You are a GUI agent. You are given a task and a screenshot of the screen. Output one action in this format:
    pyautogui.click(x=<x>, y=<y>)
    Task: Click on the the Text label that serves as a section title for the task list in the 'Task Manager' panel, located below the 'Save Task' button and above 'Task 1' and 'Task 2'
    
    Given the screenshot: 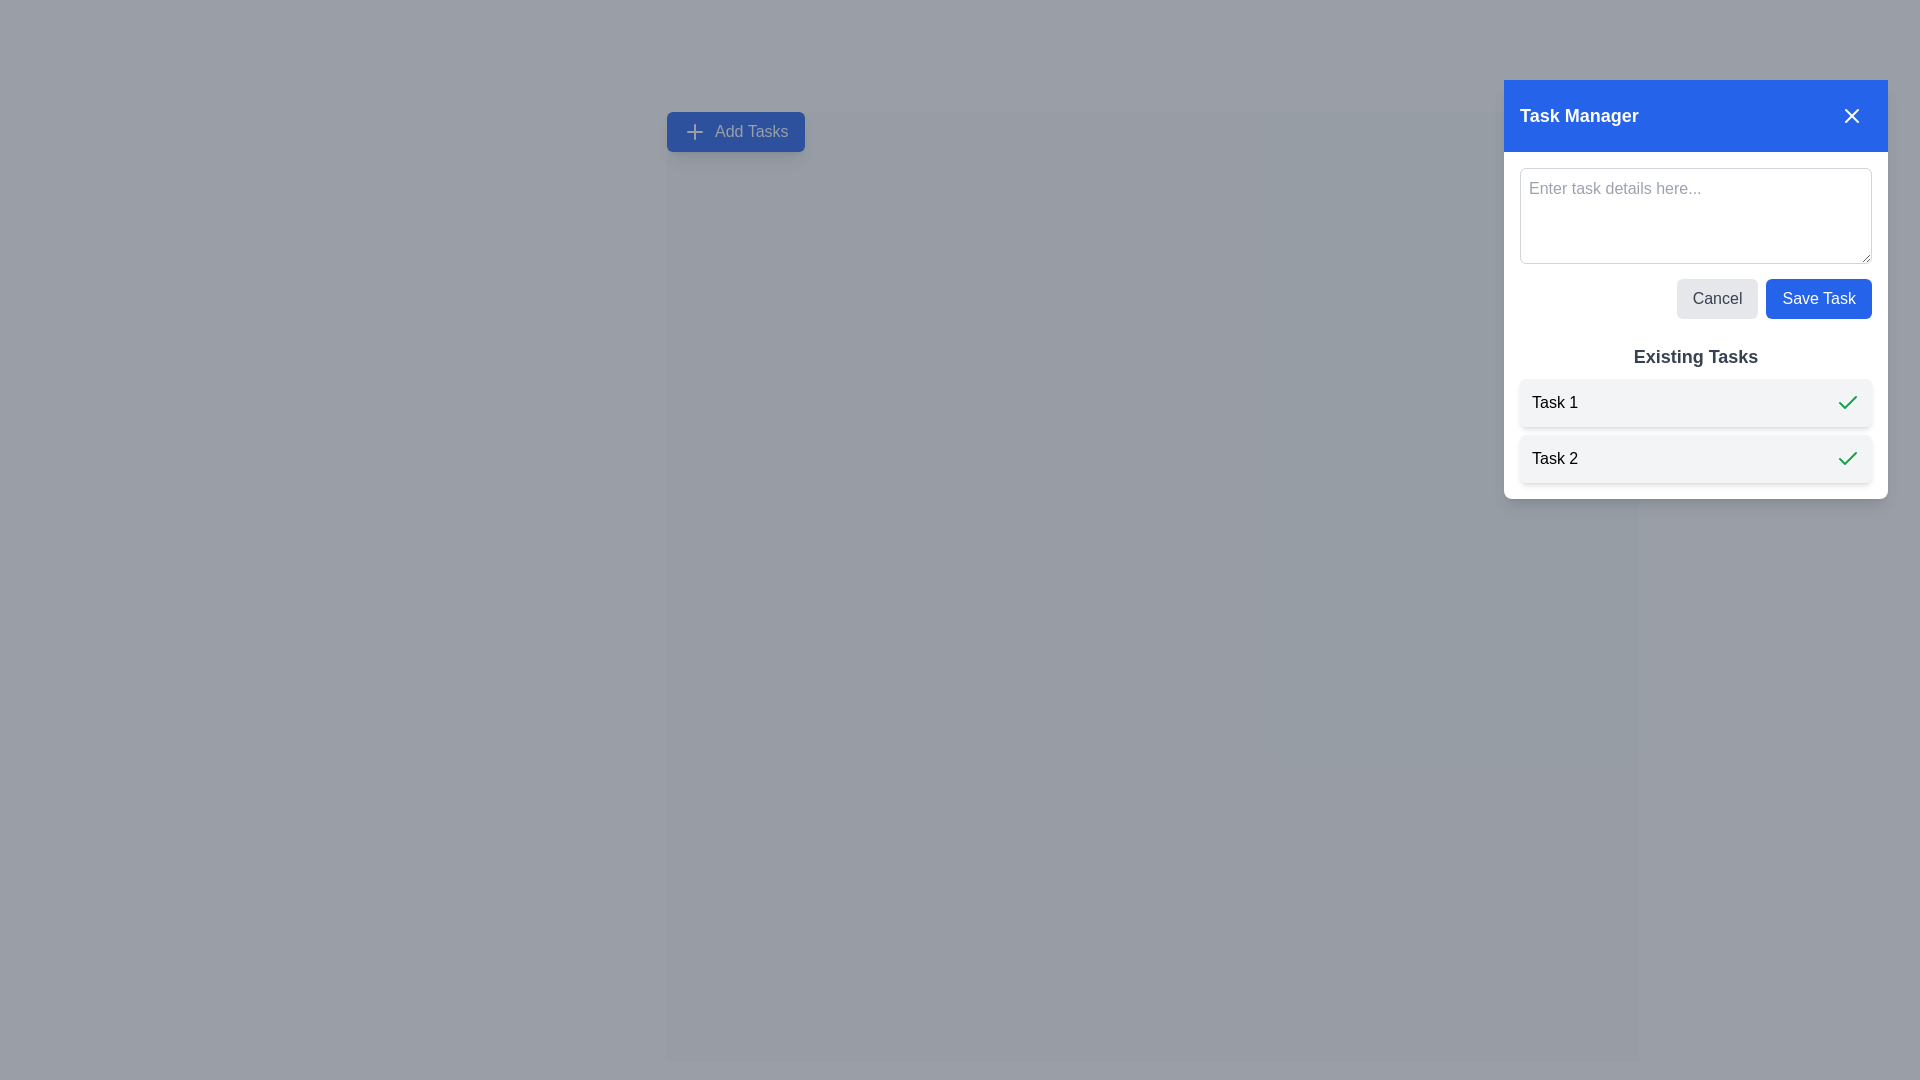 What is the action you would take?
    pyautogui.click(x=1694, y=356)
    